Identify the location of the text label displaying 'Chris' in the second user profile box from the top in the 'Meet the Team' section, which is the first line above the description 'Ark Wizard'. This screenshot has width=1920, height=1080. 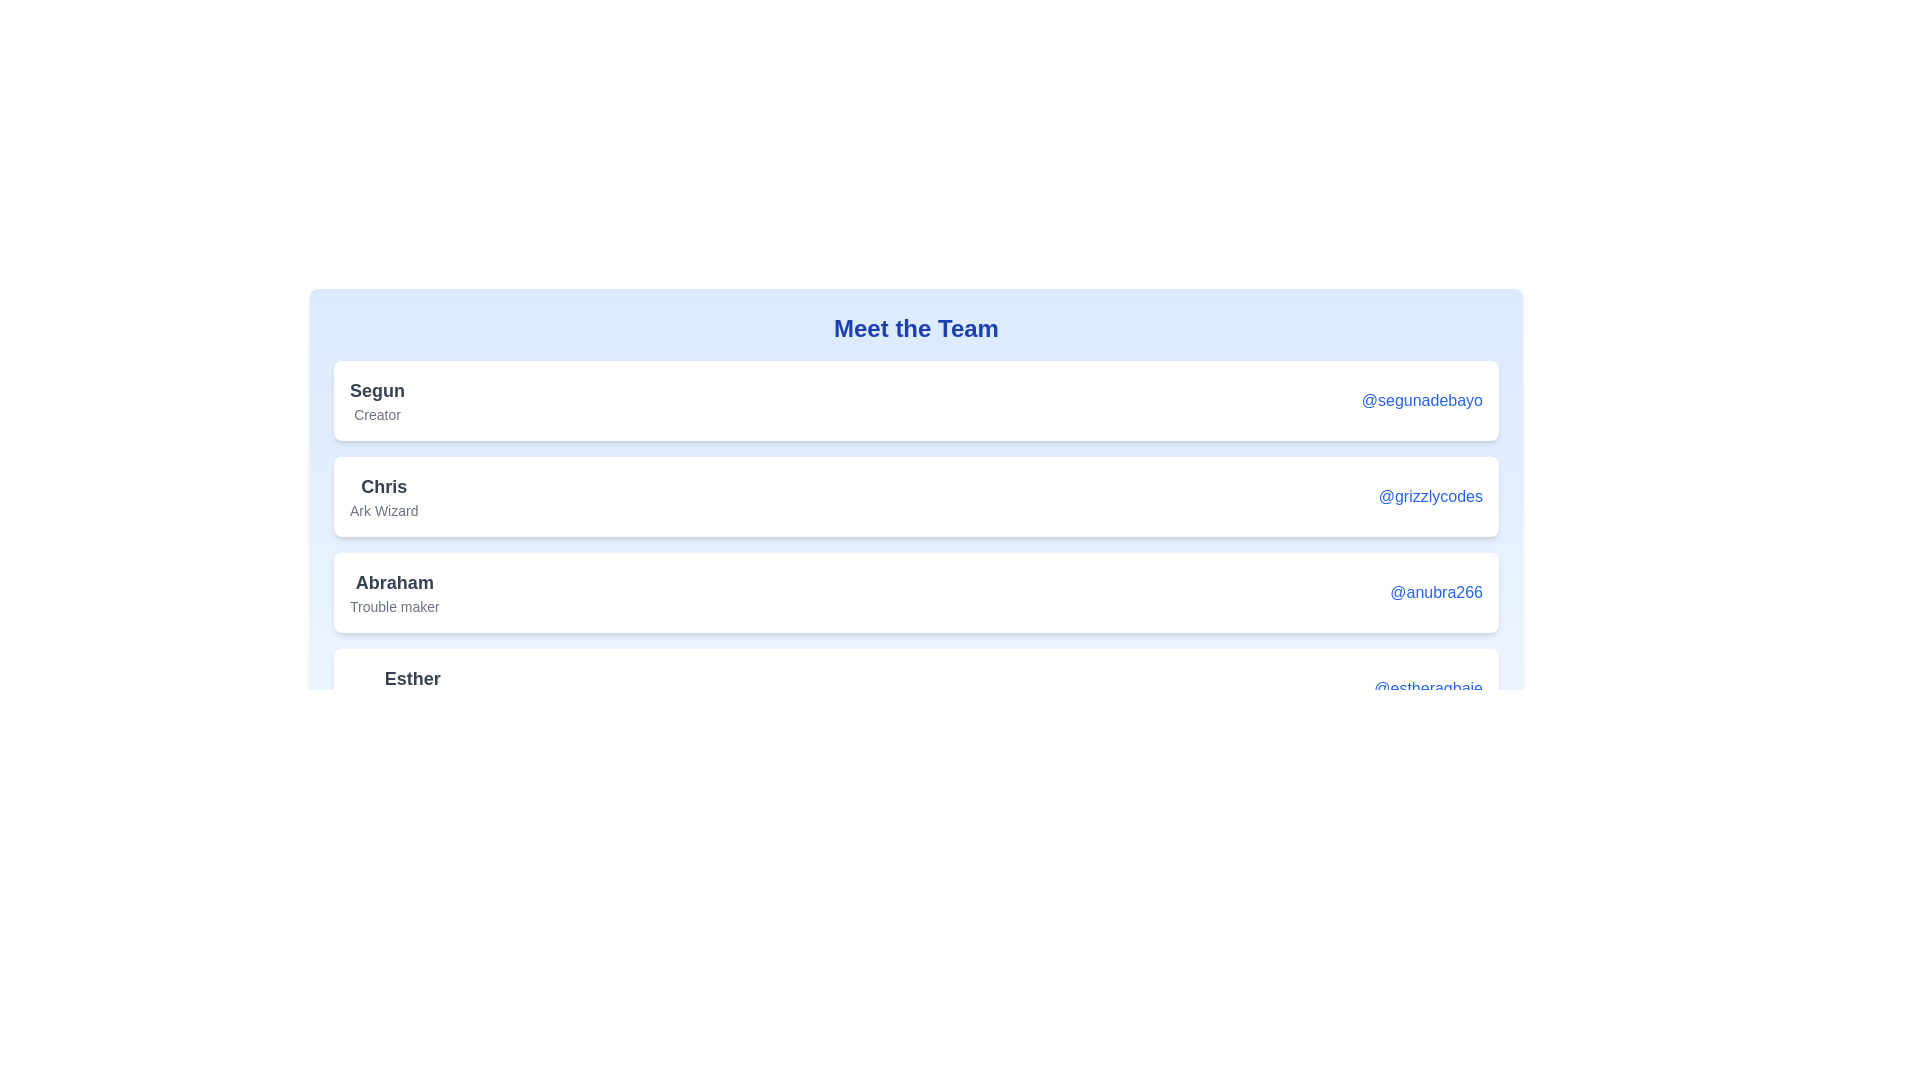
(384, 486).